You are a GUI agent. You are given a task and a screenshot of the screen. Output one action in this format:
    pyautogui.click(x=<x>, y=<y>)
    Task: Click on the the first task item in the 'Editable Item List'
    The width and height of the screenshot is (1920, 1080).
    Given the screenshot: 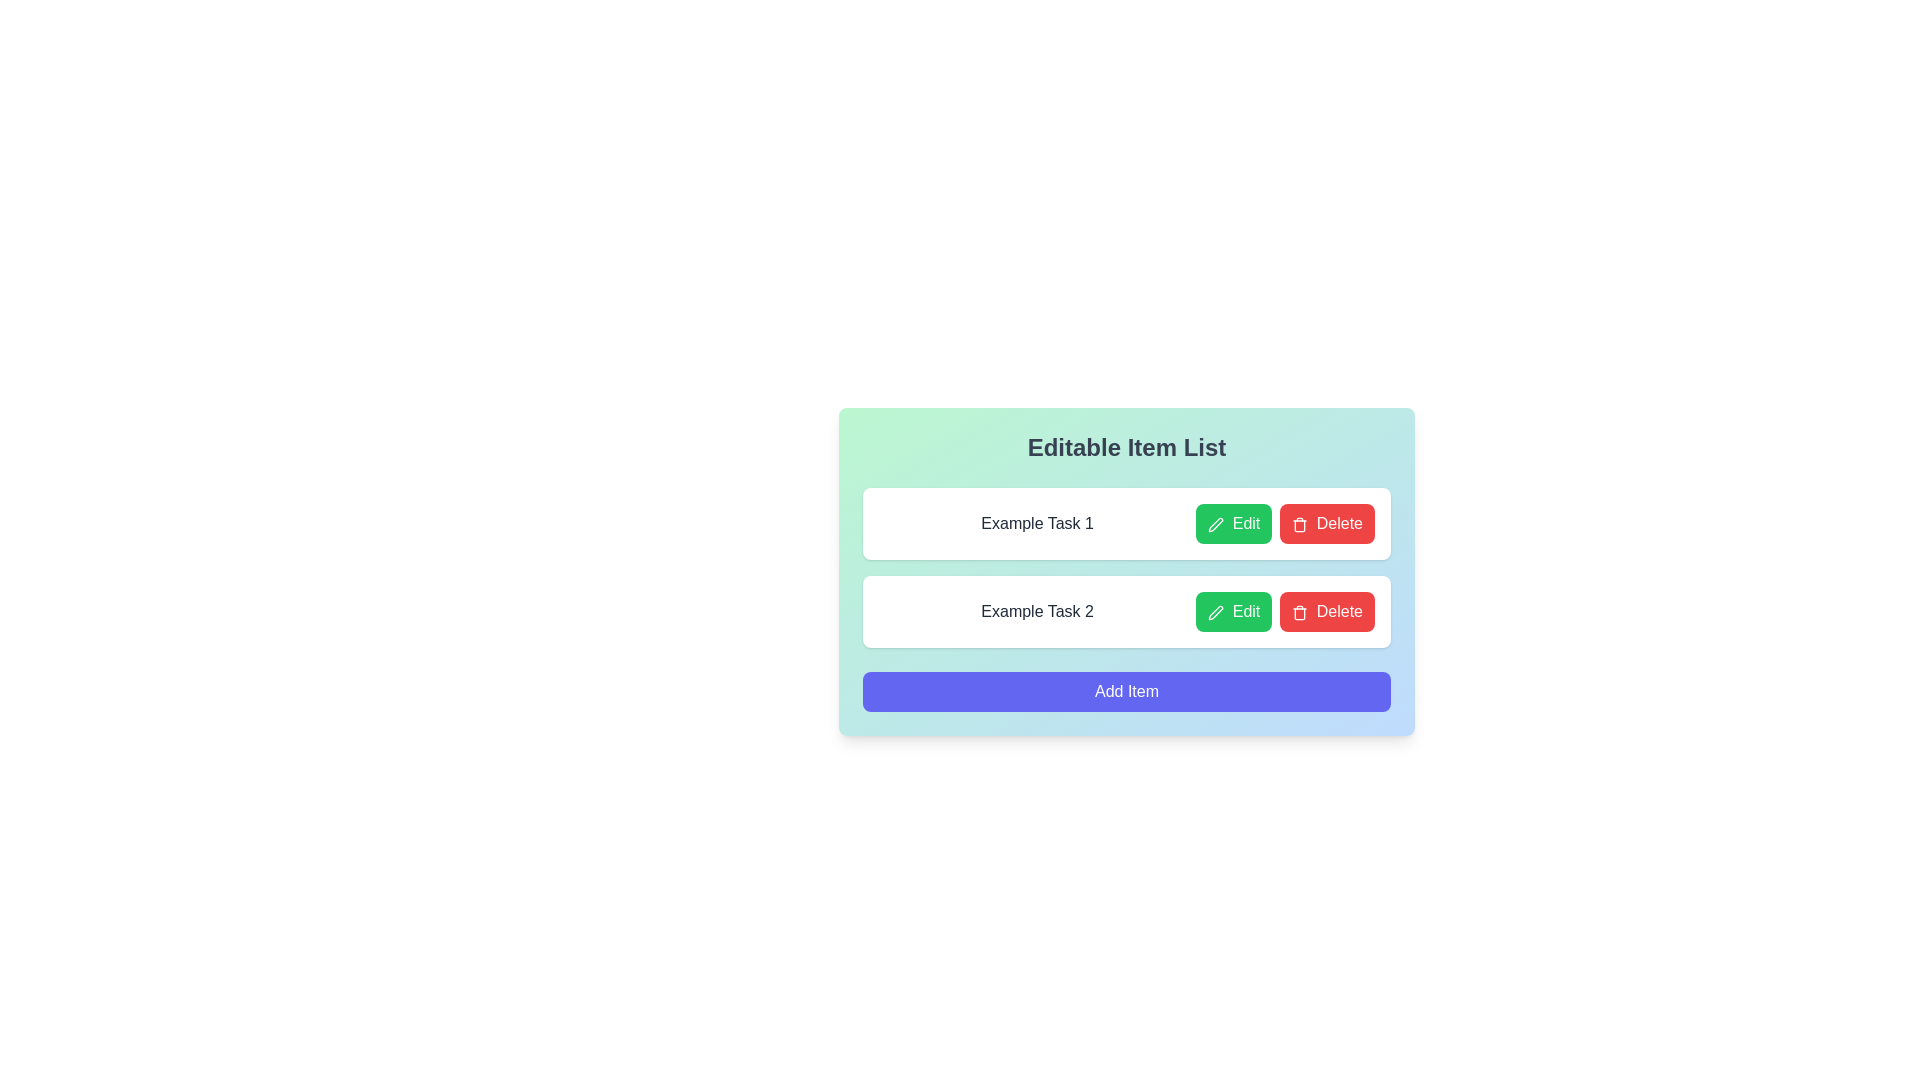 What is the action you would take?
    pyautogui.click(x=1127, y=523)
    